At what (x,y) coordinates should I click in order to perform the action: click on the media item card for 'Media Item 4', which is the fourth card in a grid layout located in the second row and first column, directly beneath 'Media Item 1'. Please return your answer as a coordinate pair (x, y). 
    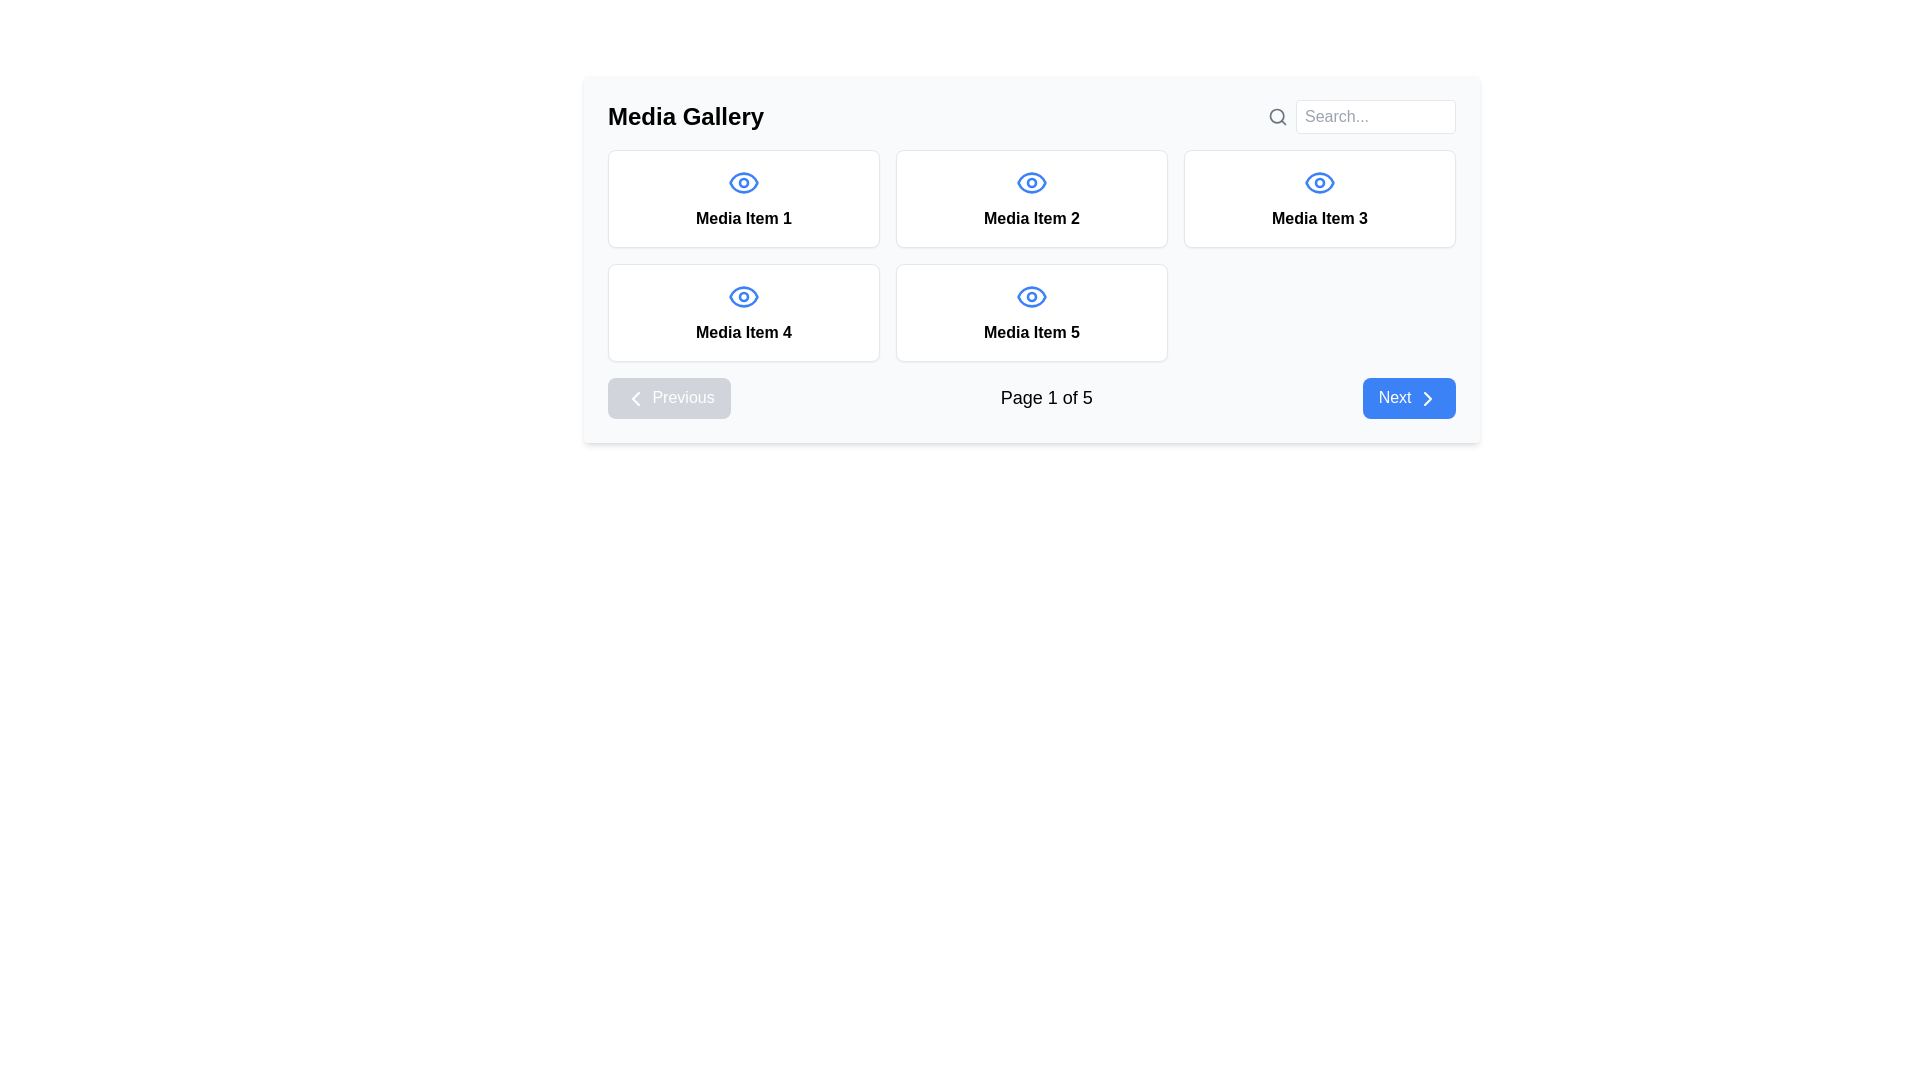
    Looking at the image, I should click on (743, 312).